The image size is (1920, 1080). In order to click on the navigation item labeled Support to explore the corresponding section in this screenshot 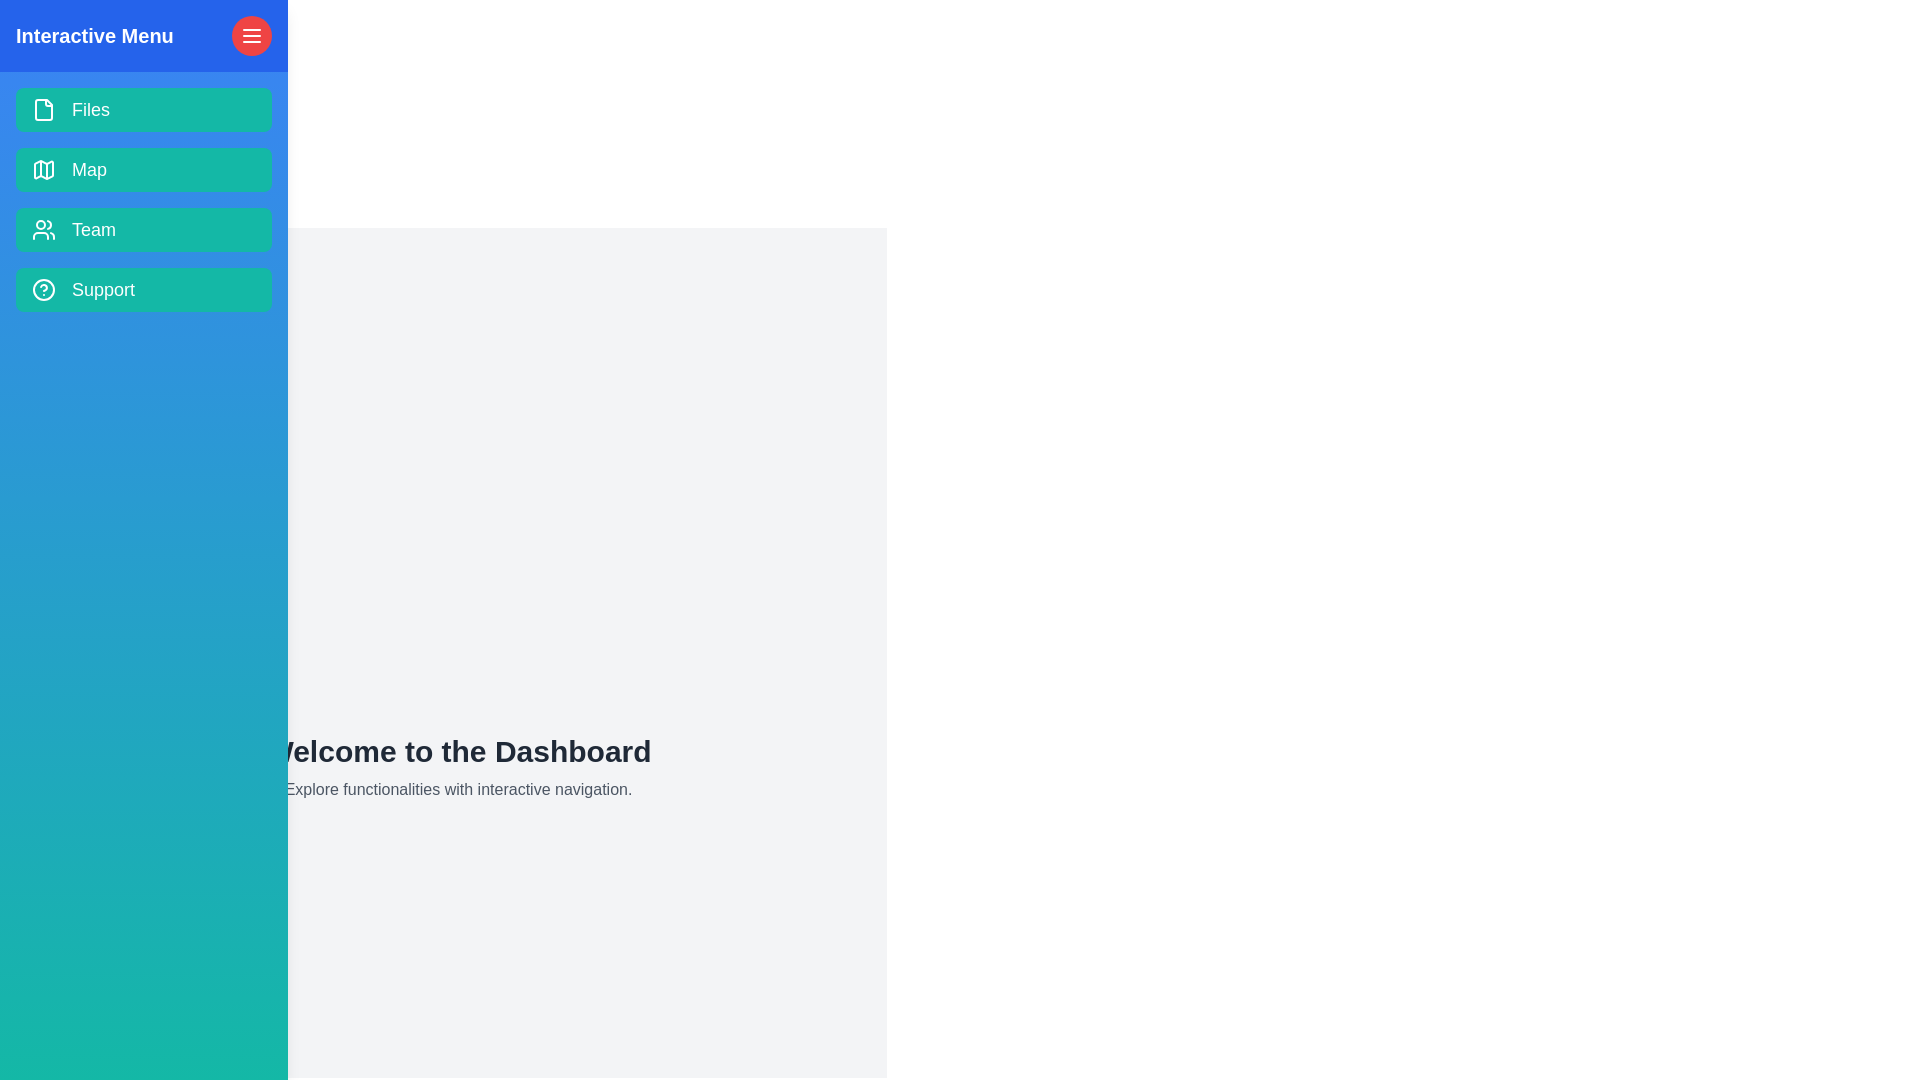, I will do `click(143, 289)`.